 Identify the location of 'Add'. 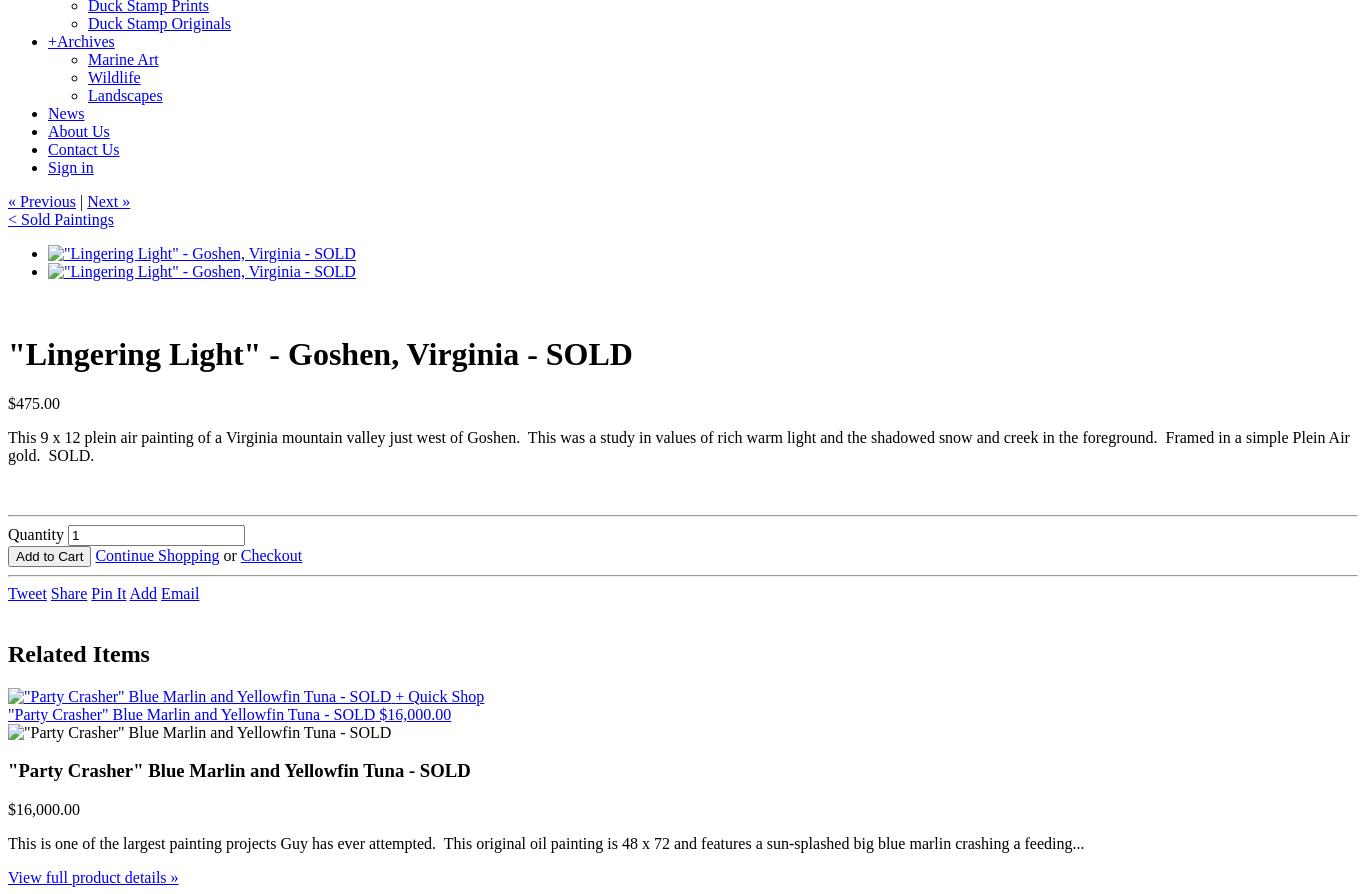
(142, 592).